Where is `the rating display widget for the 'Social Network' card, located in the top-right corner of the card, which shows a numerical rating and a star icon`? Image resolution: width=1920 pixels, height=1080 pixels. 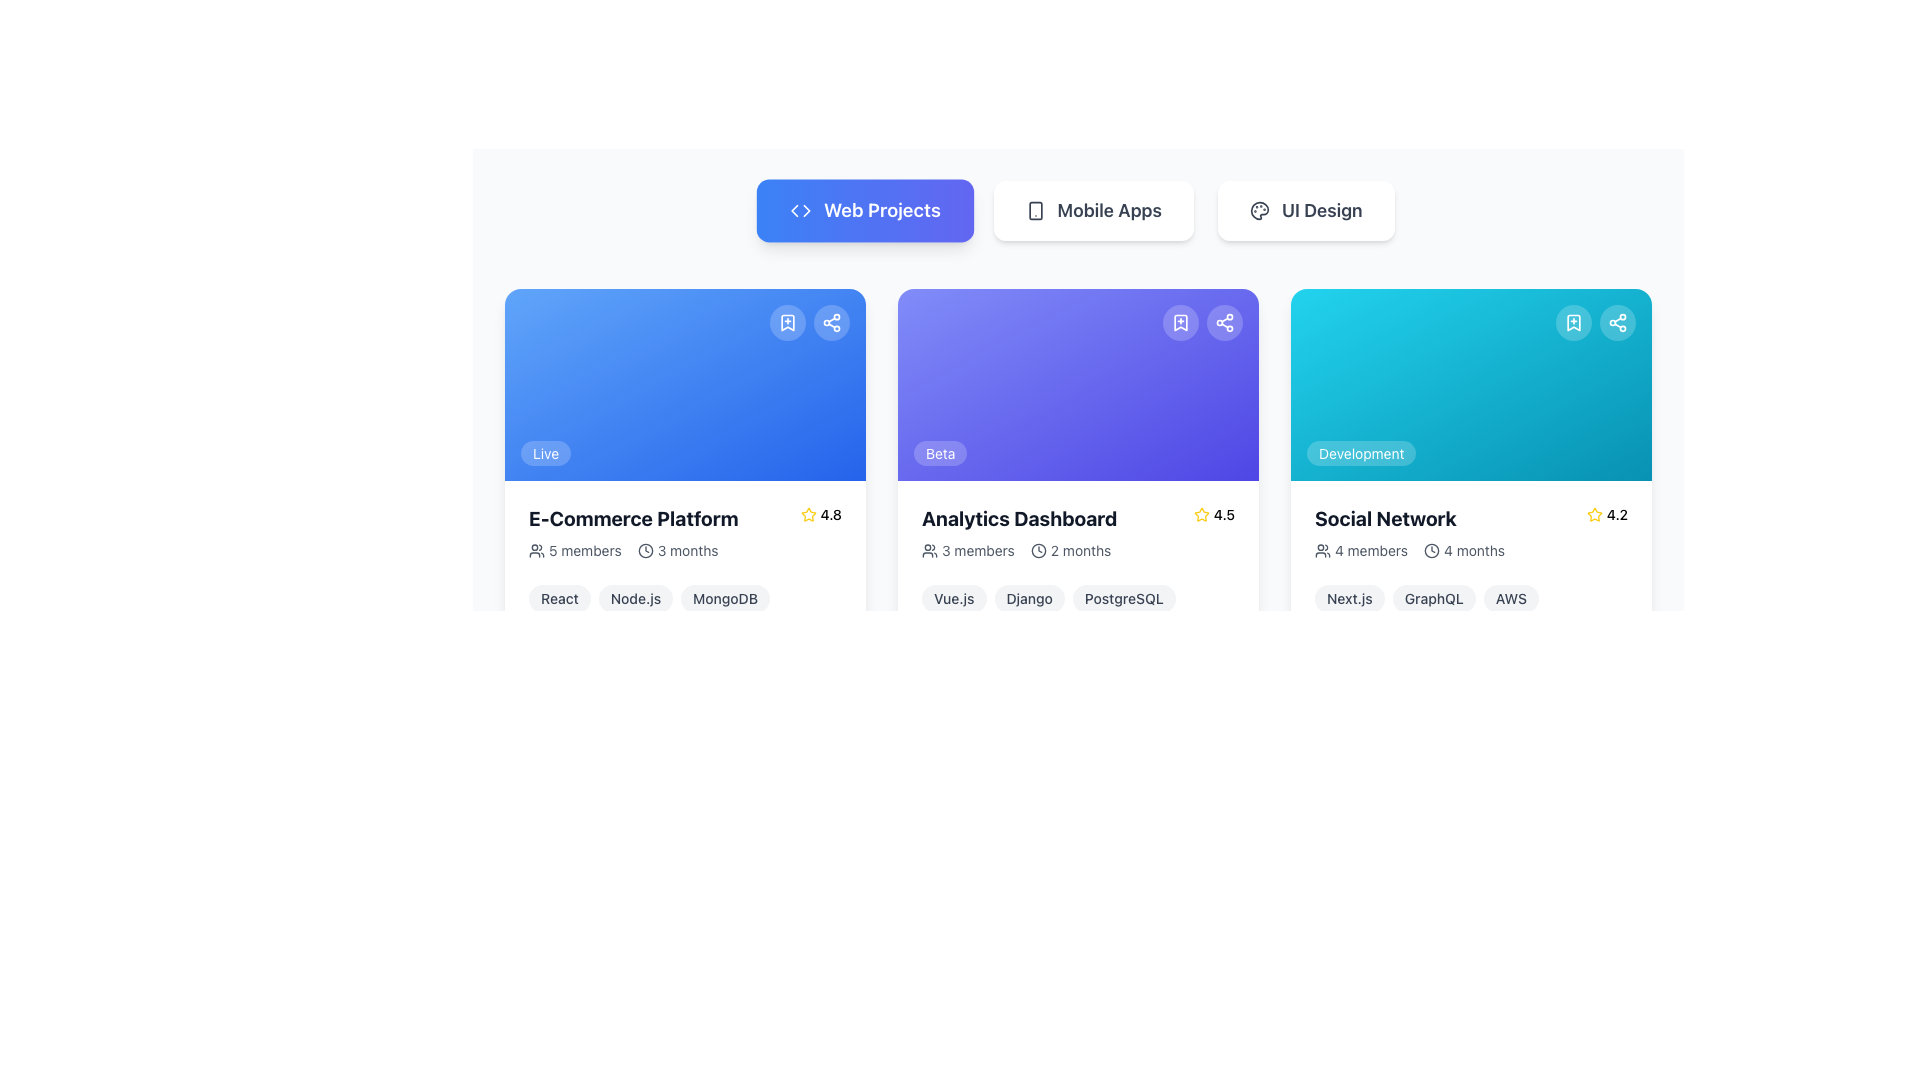 the rating display widget for the 'Social Network' card, located in the top-right corner of the card, which shows a numerical rating and a star icon is located at coordinates (1607, 514).